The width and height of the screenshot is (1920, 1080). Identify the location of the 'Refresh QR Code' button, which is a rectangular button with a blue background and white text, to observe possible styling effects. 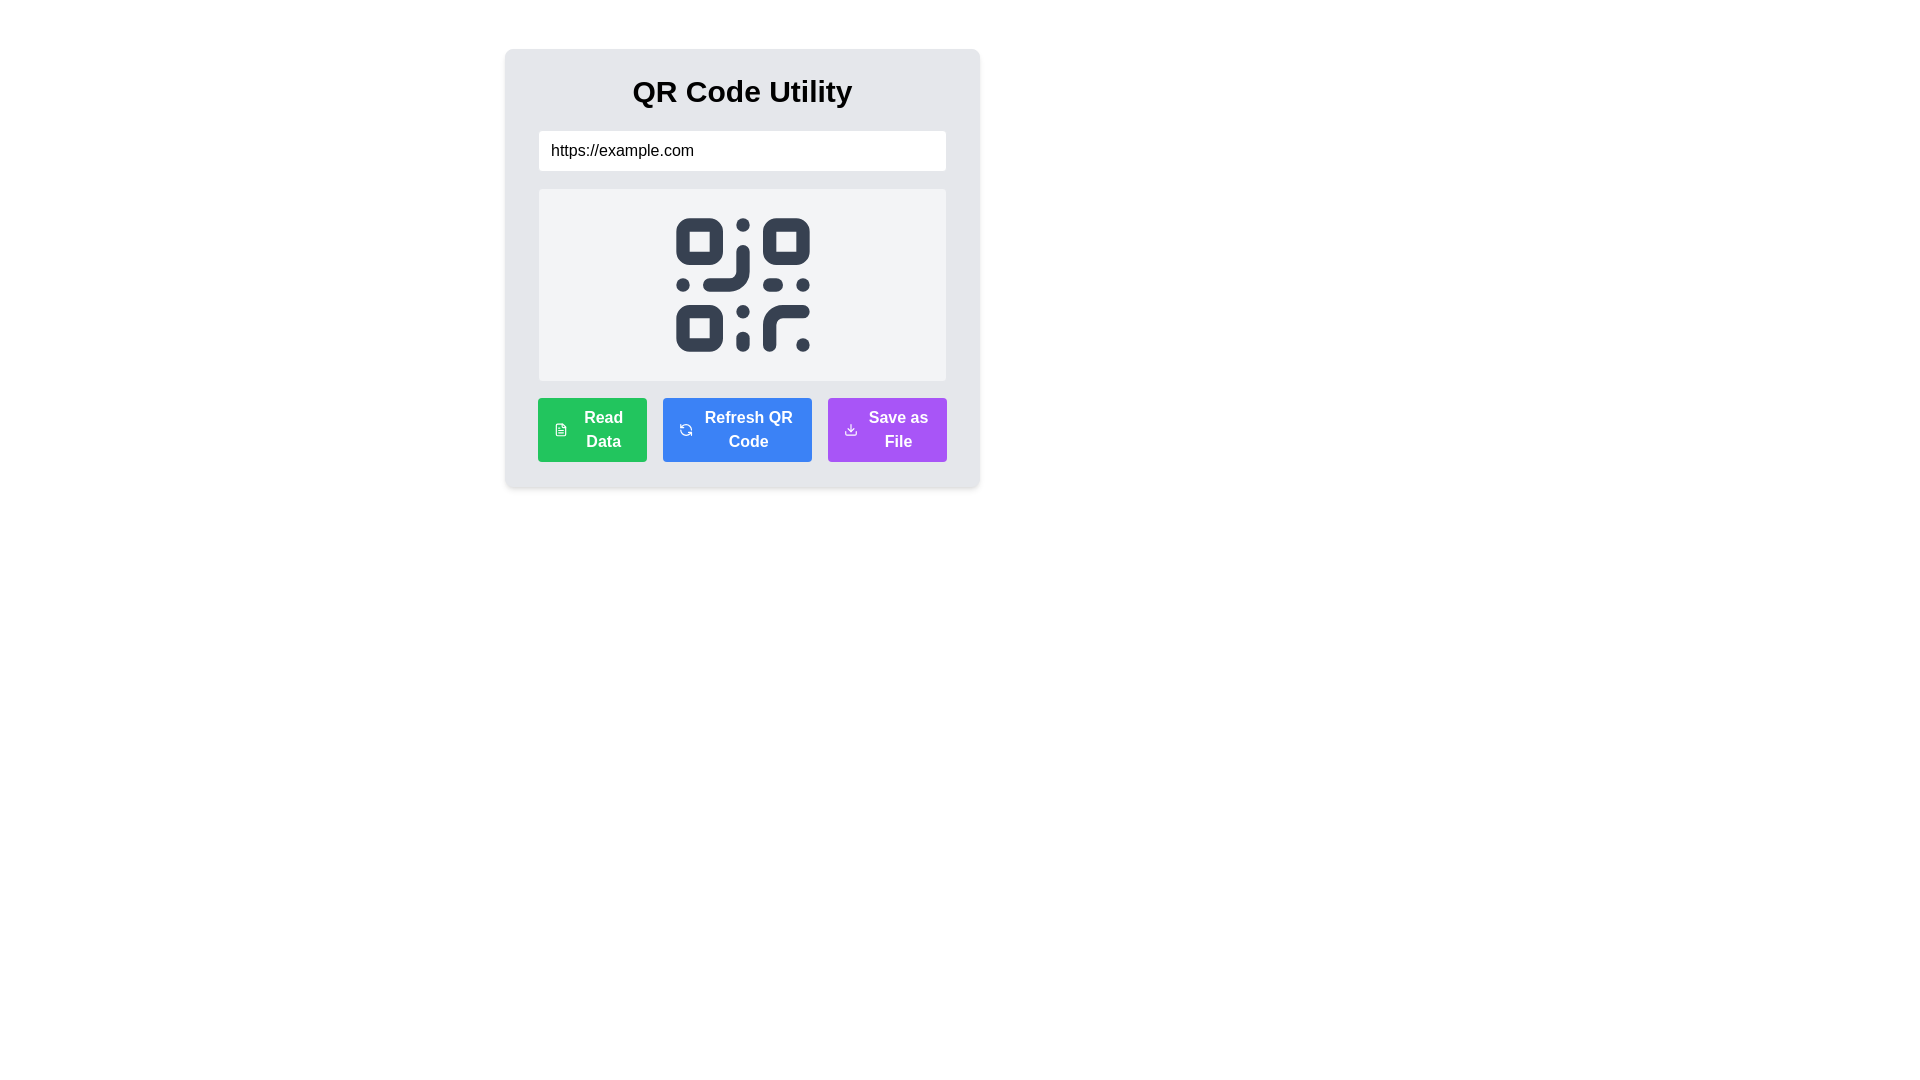
(741, 428).